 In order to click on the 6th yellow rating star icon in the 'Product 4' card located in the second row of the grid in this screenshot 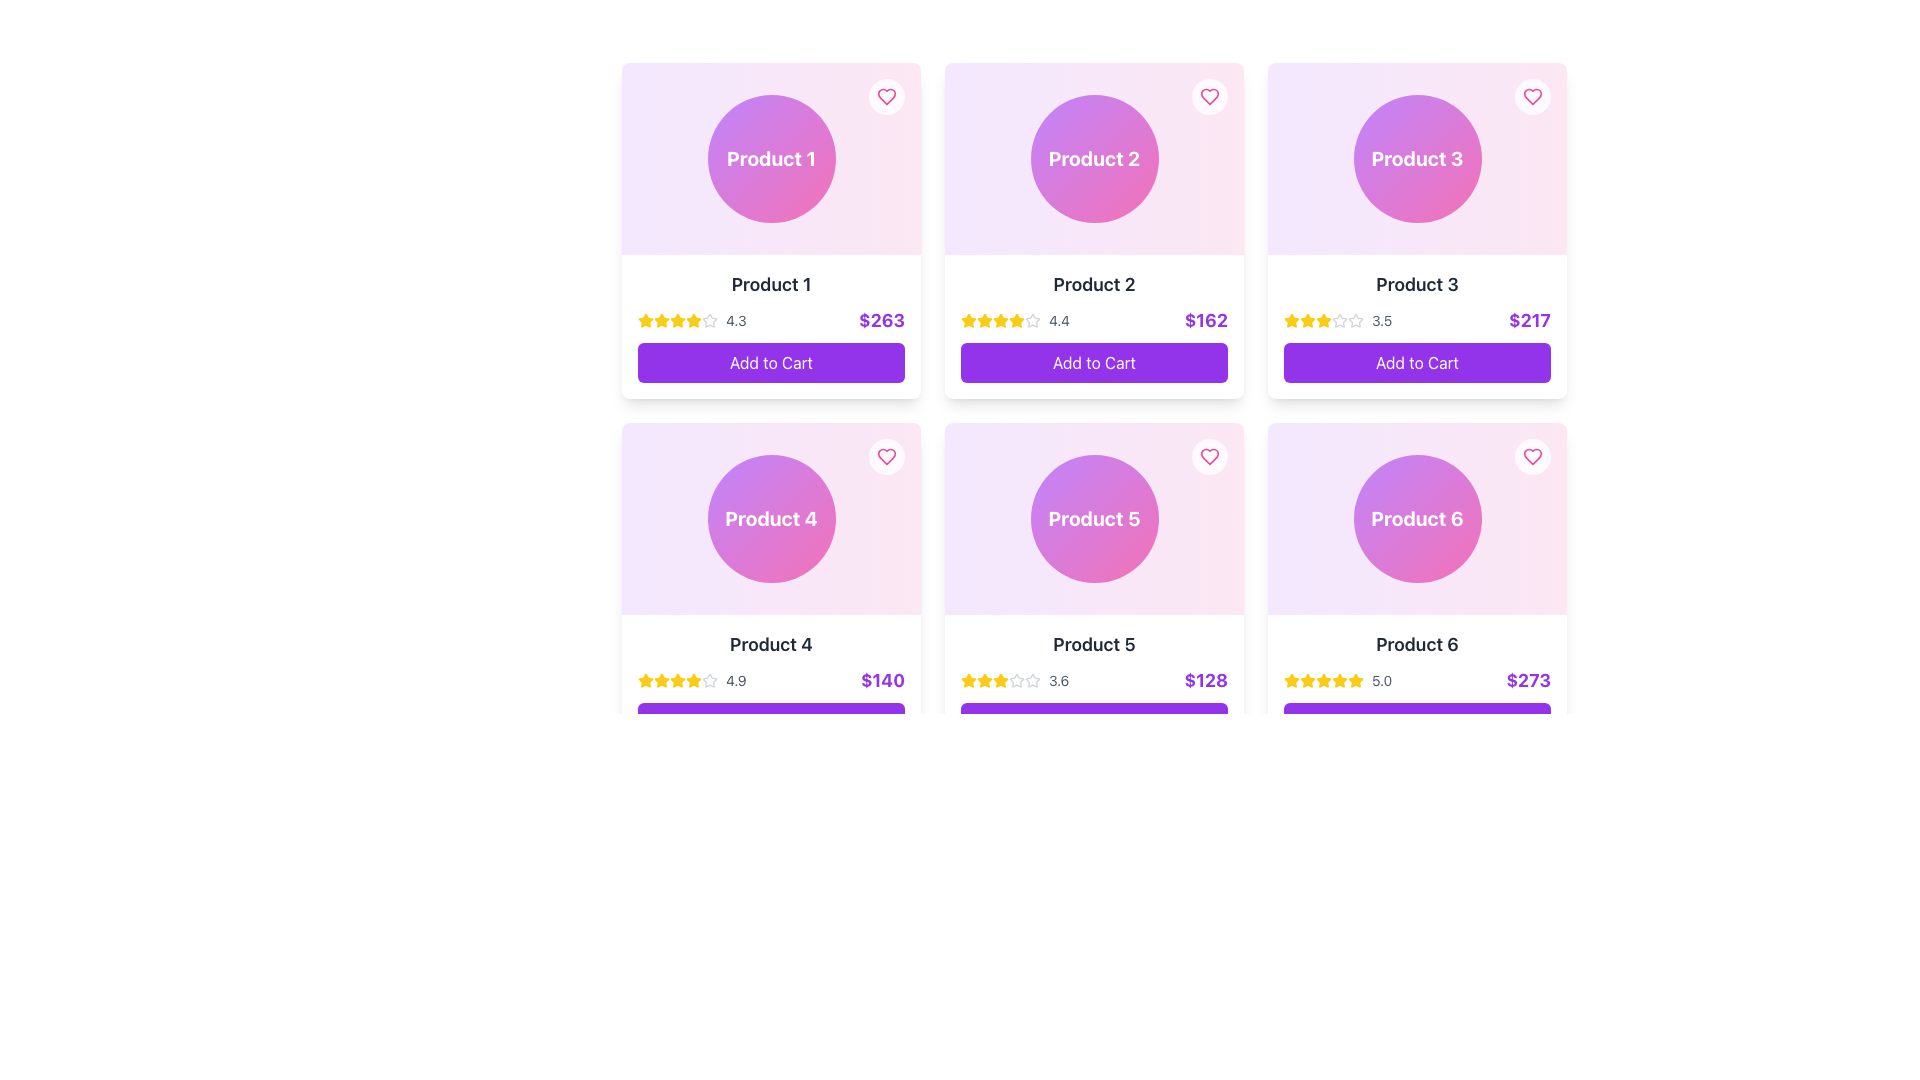, I will do `click(694, 680)`.